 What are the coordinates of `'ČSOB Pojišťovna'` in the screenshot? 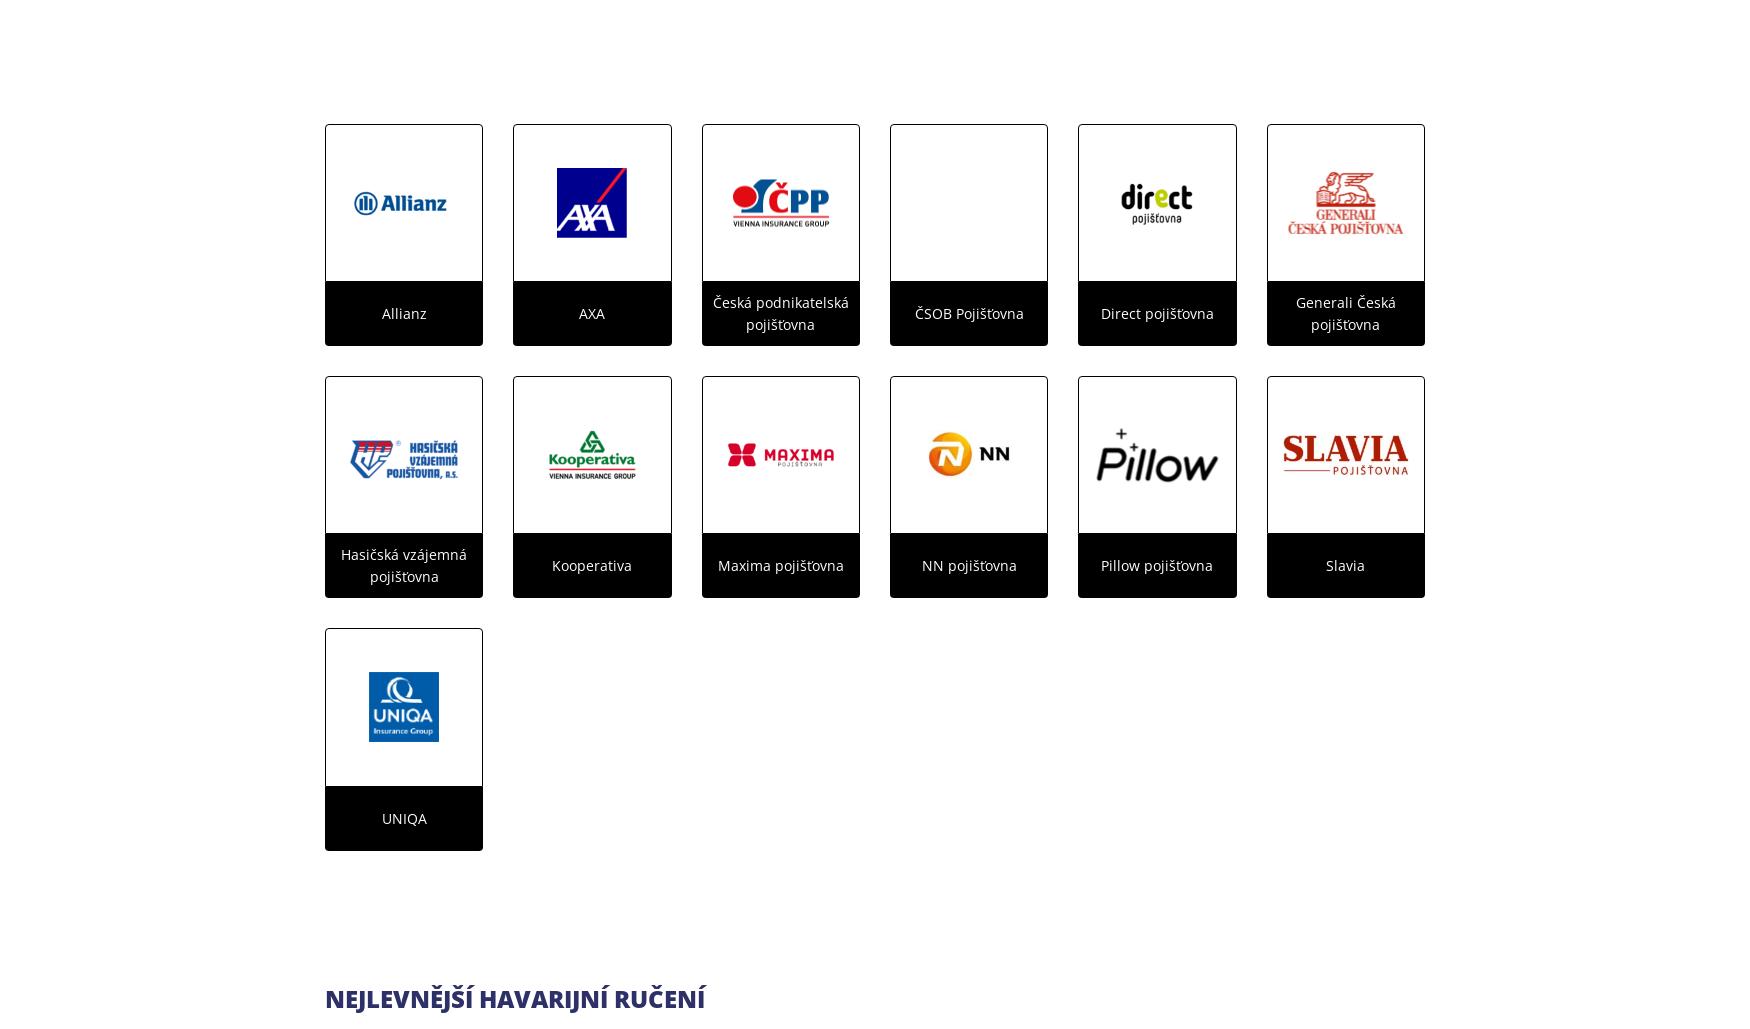 It's located at (968, 313).